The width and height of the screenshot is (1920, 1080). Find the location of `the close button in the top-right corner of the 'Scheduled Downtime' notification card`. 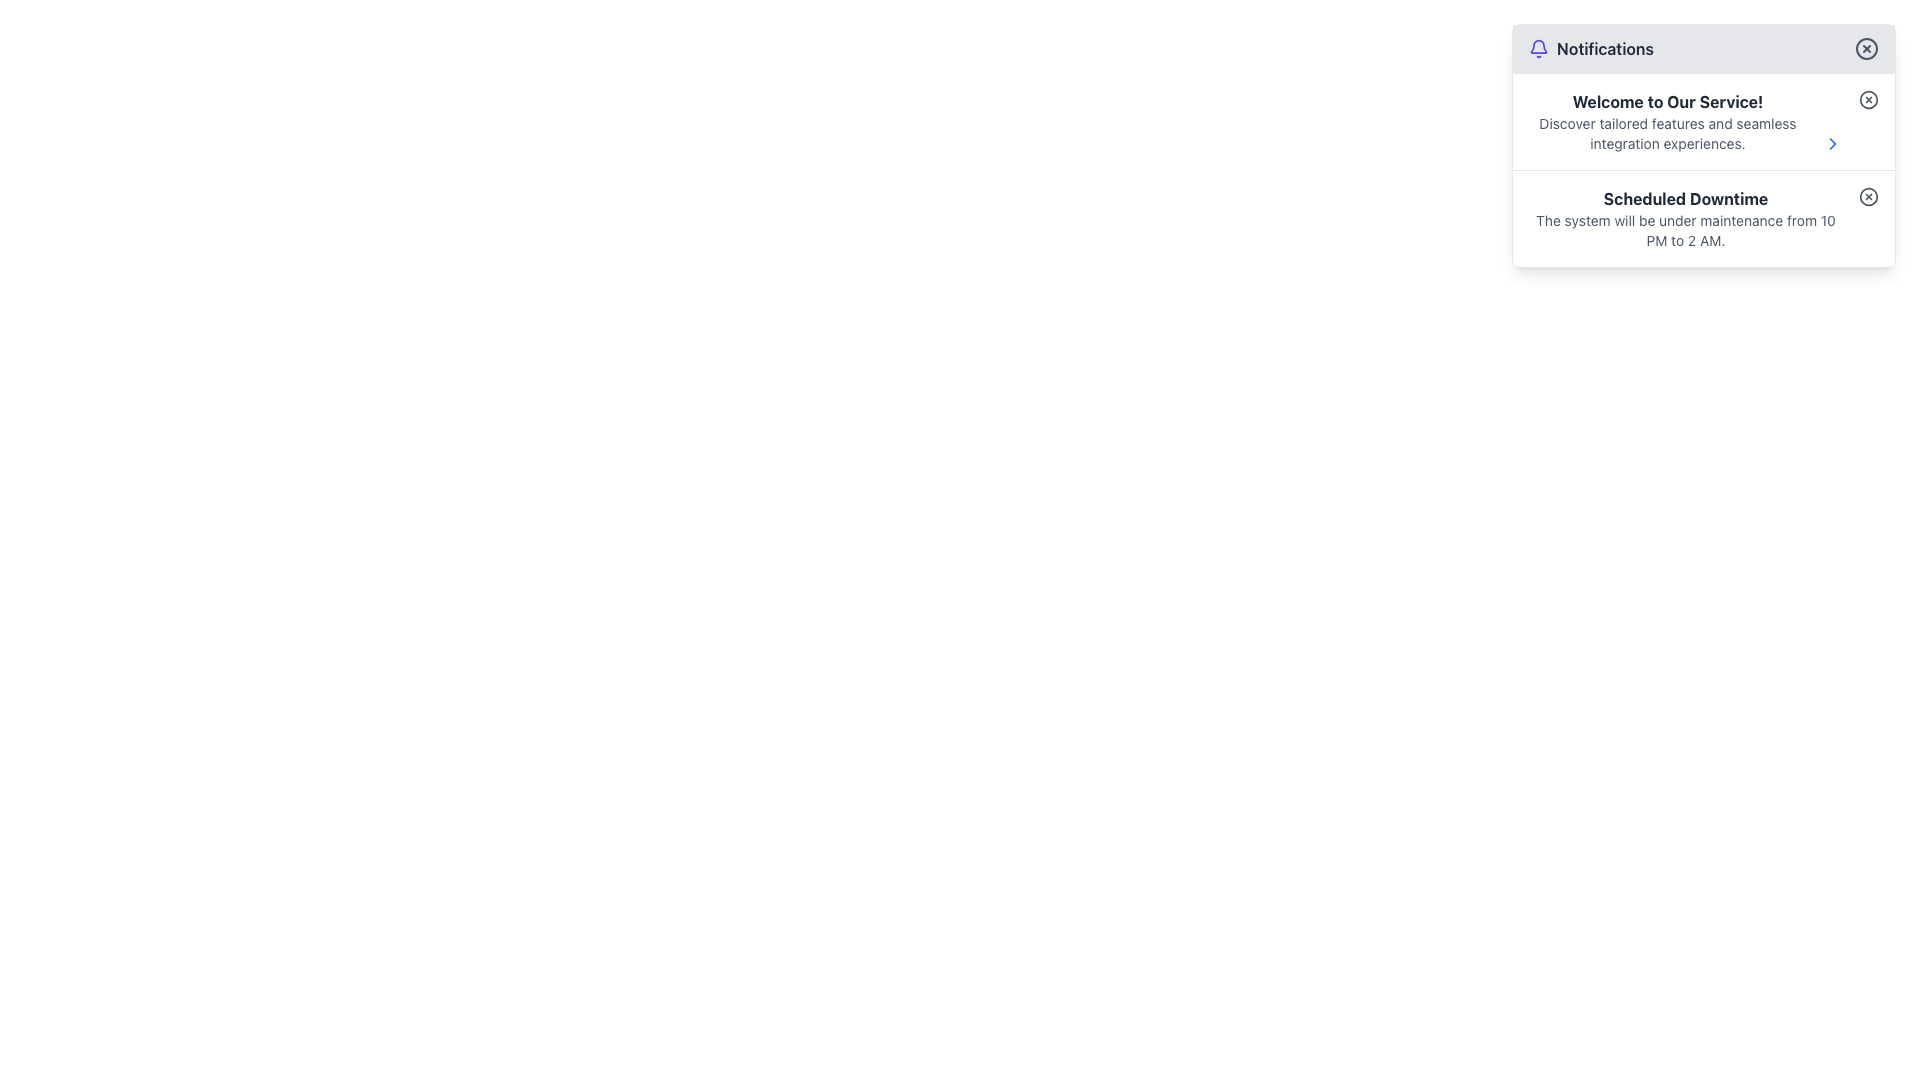

the close button in the top-right corner of the 'Scheduled Downtime' notification card is located at coordinates (1867, 196).